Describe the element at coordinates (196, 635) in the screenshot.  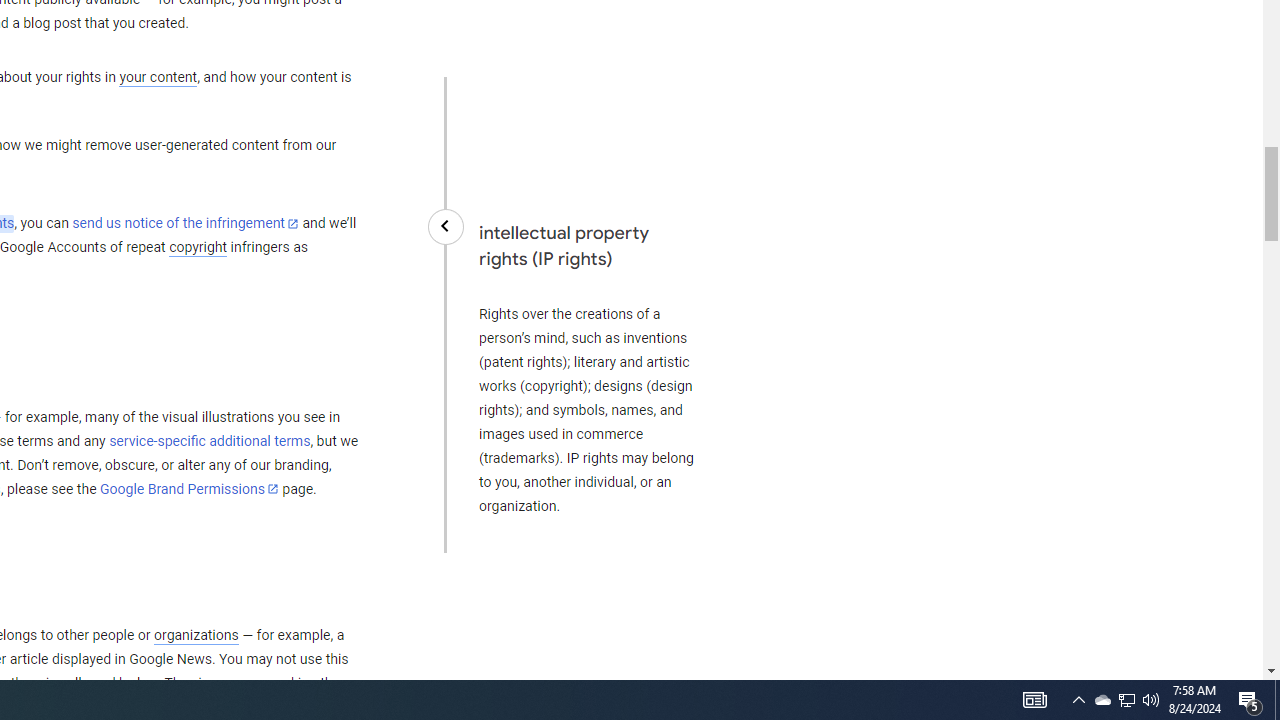
I see `'organizations'` at that location.